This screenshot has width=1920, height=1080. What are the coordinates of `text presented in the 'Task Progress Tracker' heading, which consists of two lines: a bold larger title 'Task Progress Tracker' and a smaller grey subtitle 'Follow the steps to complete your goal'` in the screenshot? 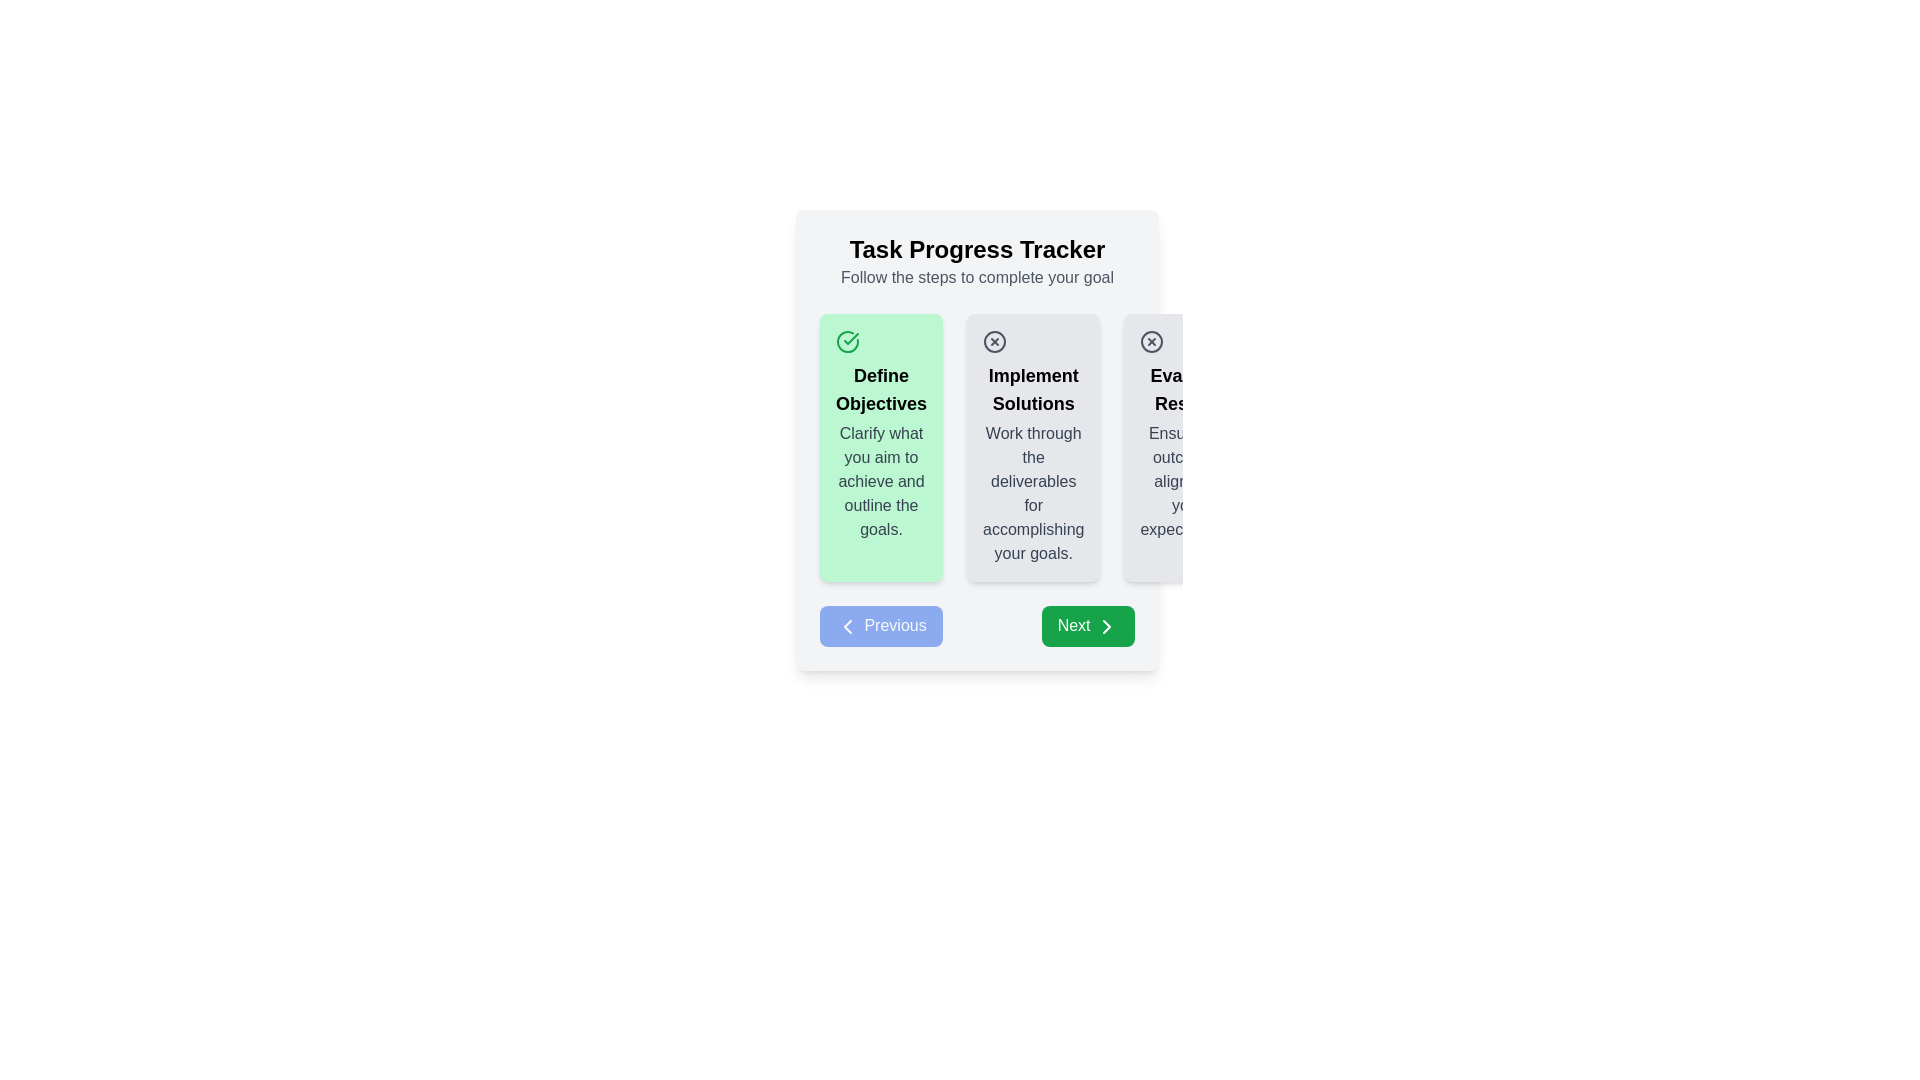 It's located at (977, 261).